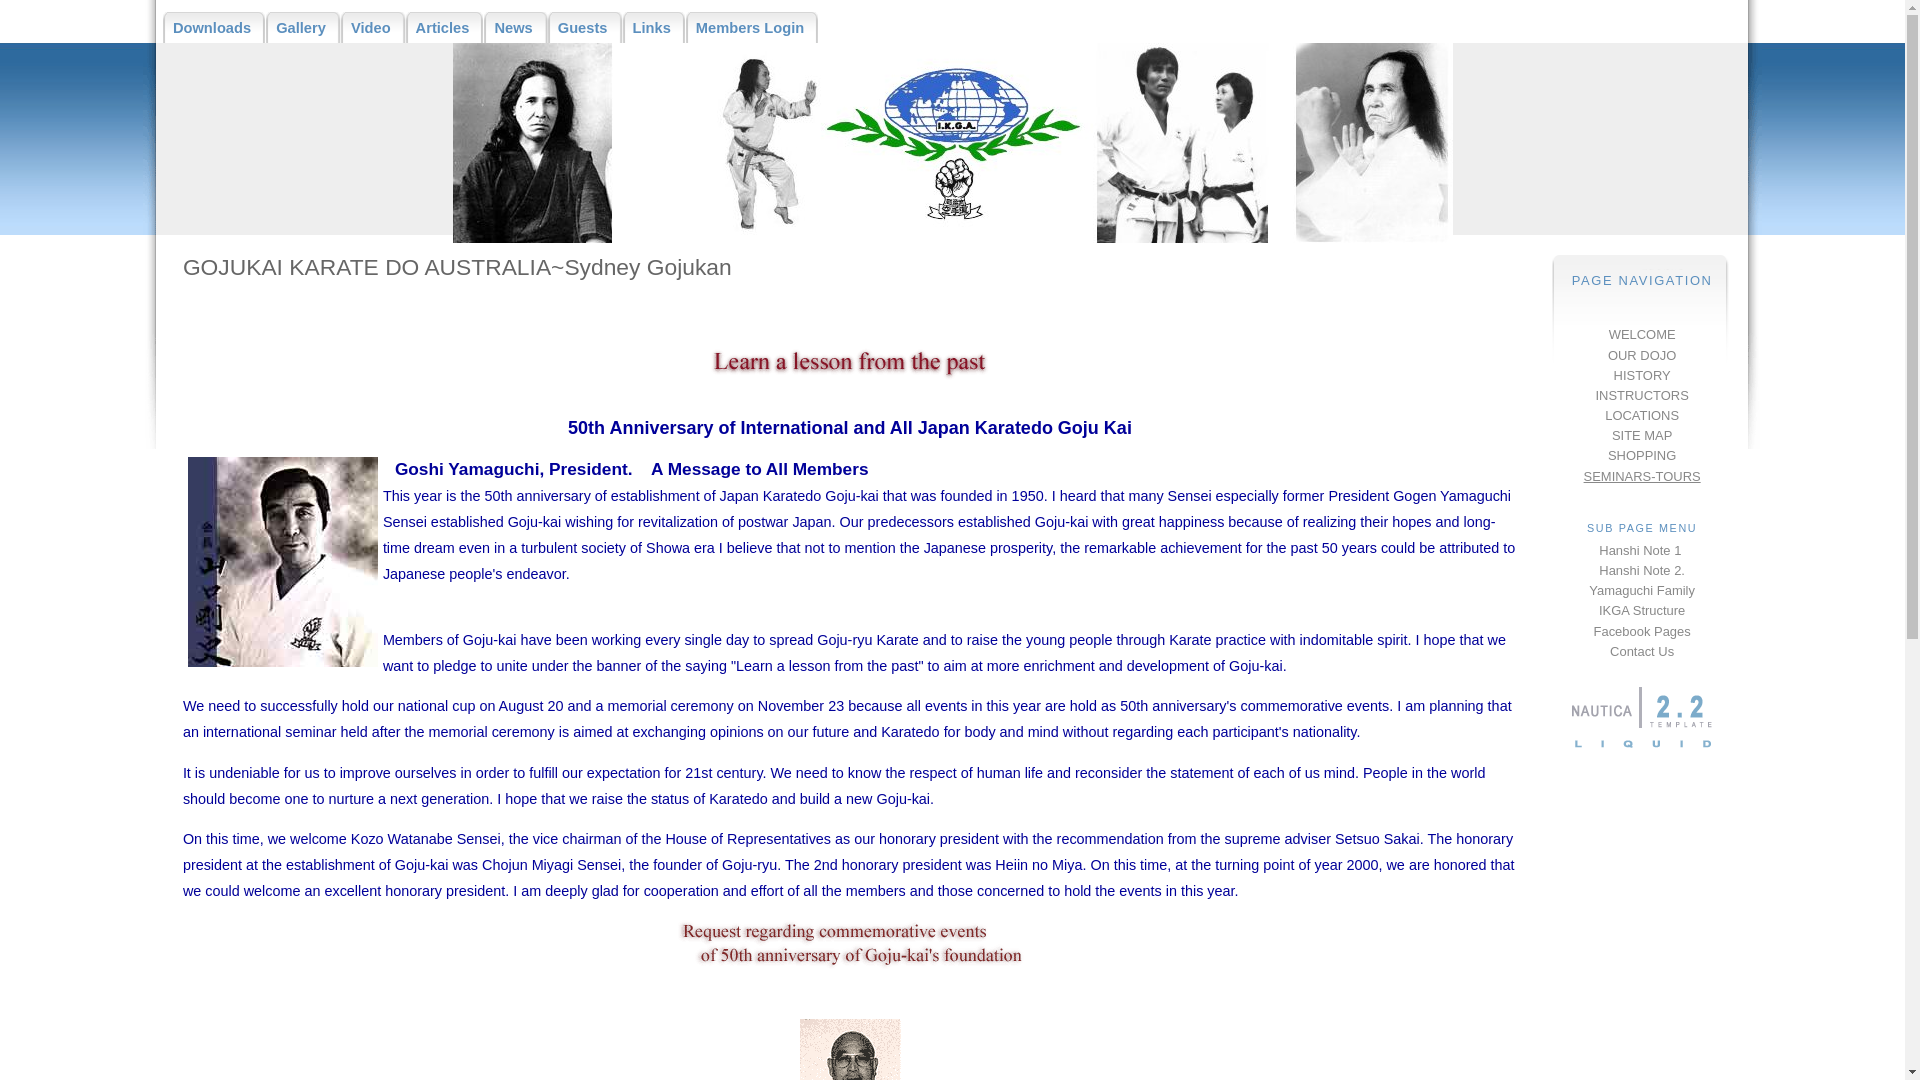  What do you see at coordinates (1641, 609) in the screenshot?
I see `'IKGA Structure'` at bounding box center [1641, 609].